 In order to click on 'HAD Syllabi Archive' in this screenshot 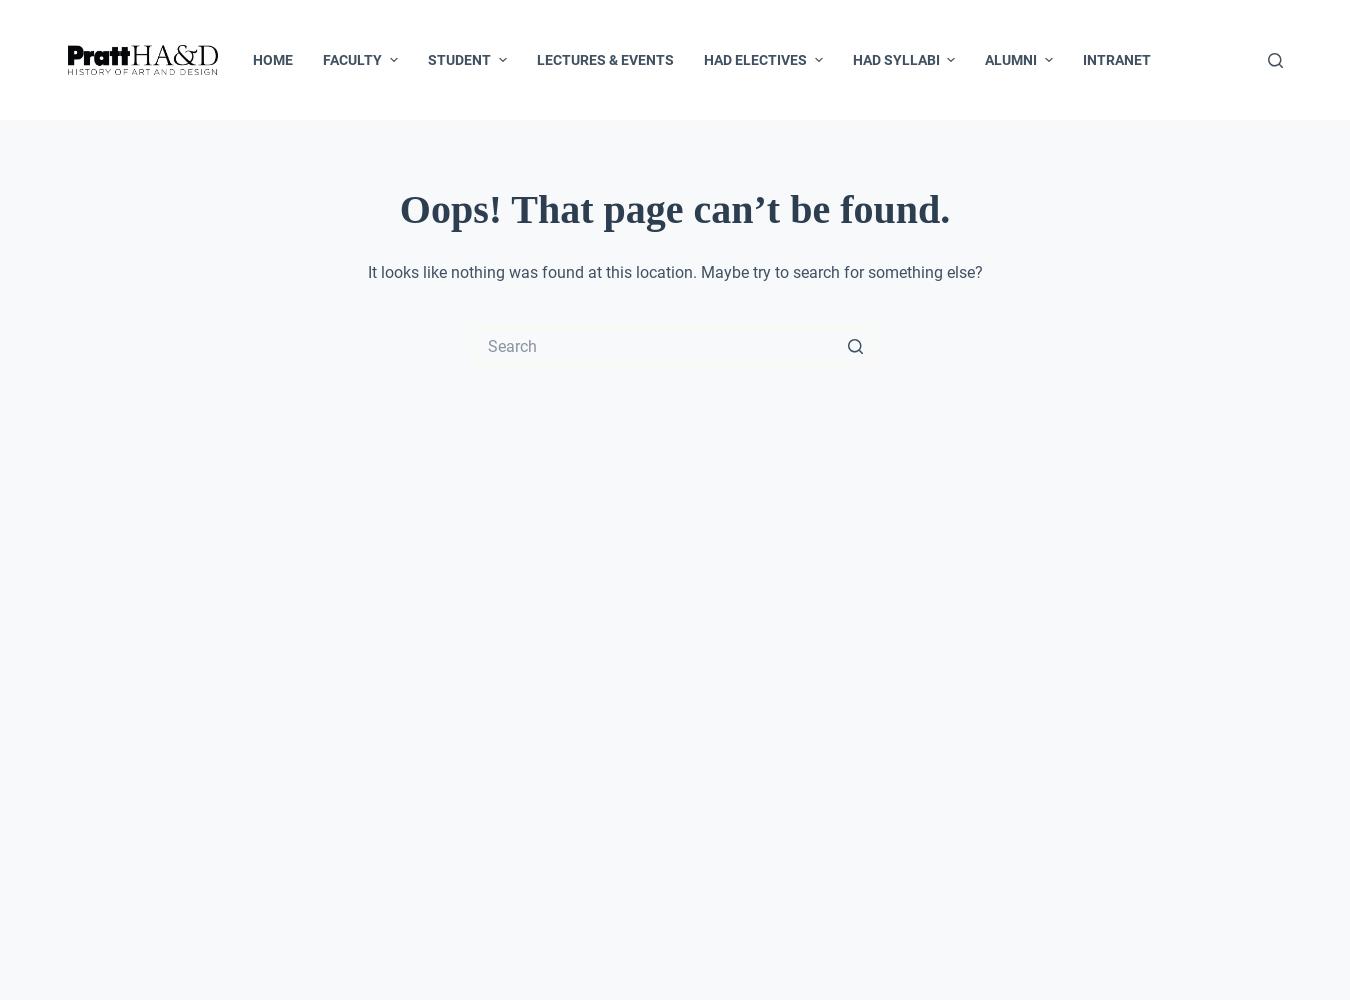, I will do `click(930, 329)`.